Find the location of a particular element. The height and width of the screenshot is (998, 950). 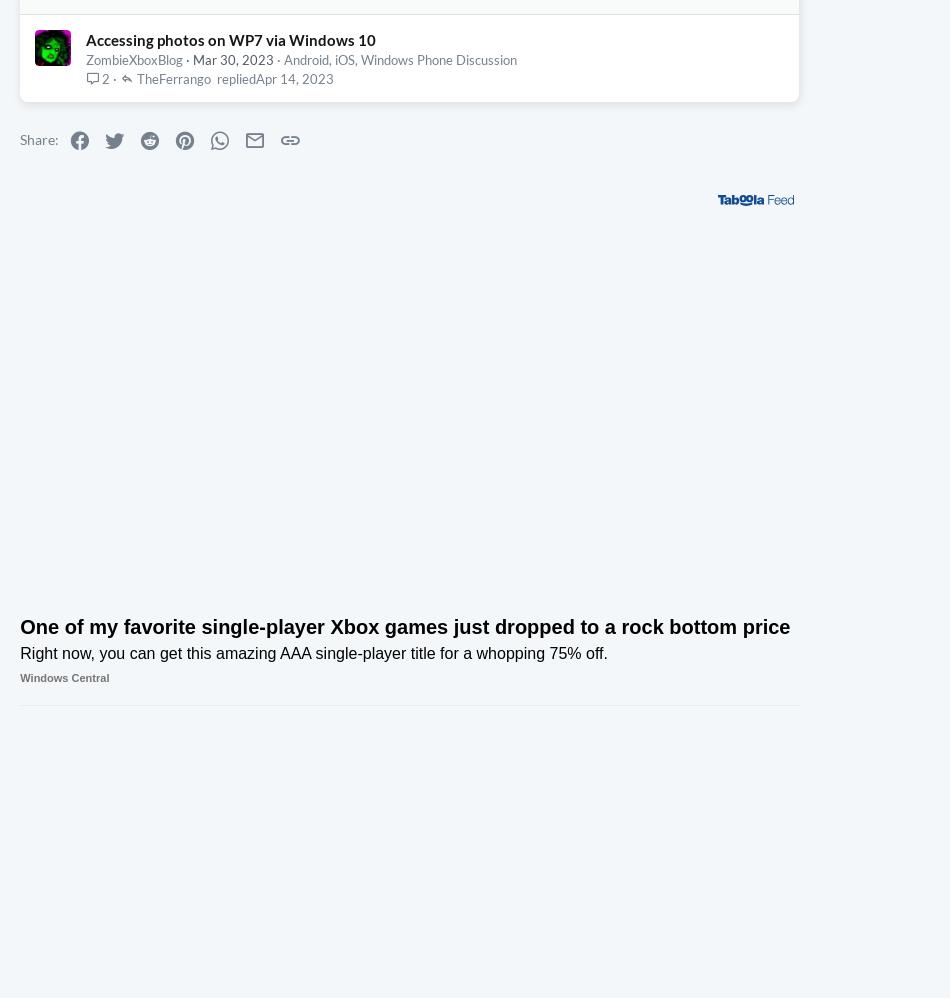

'Android, iOS, Windows Phone Discussion' is located at coordinates (282, 248).